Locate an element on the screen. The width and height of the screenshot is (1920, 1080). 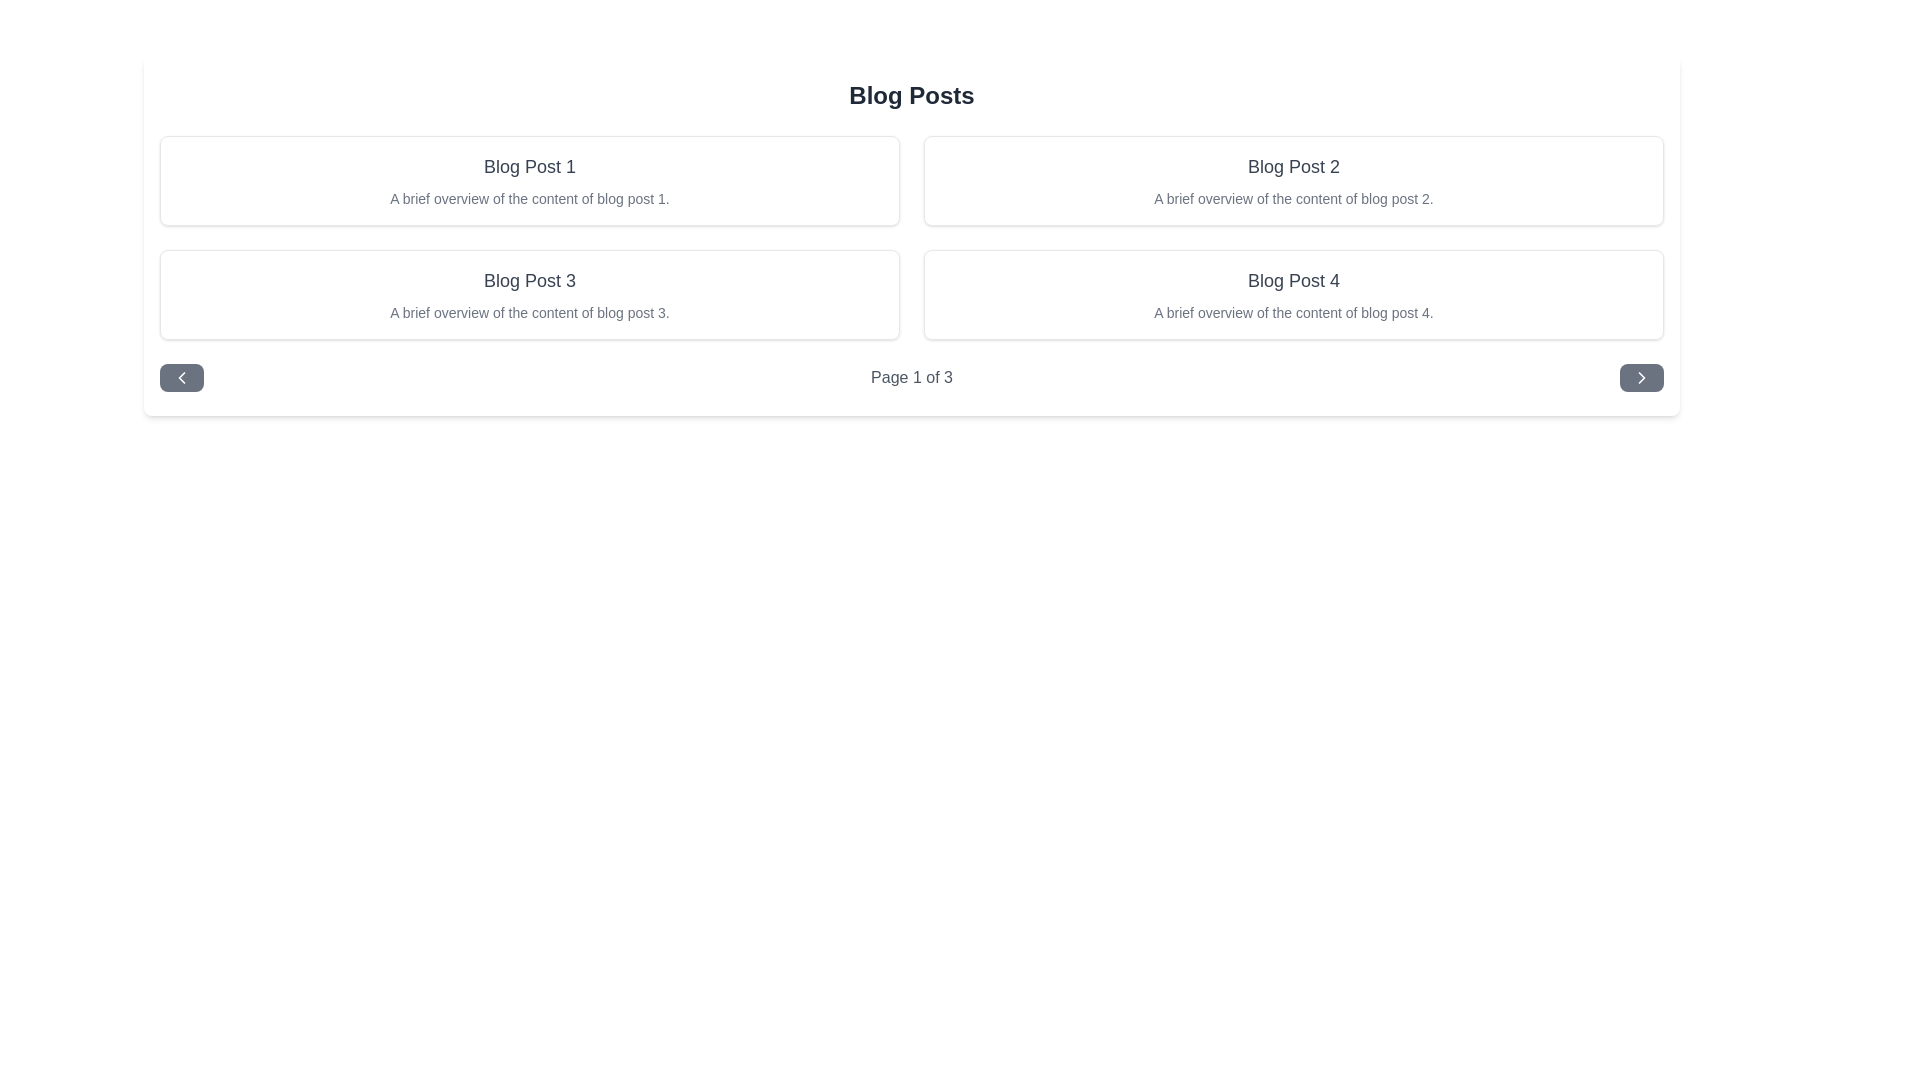
the Card Component in the lower-right corner of the grid is located at coordinates (1294, 294).